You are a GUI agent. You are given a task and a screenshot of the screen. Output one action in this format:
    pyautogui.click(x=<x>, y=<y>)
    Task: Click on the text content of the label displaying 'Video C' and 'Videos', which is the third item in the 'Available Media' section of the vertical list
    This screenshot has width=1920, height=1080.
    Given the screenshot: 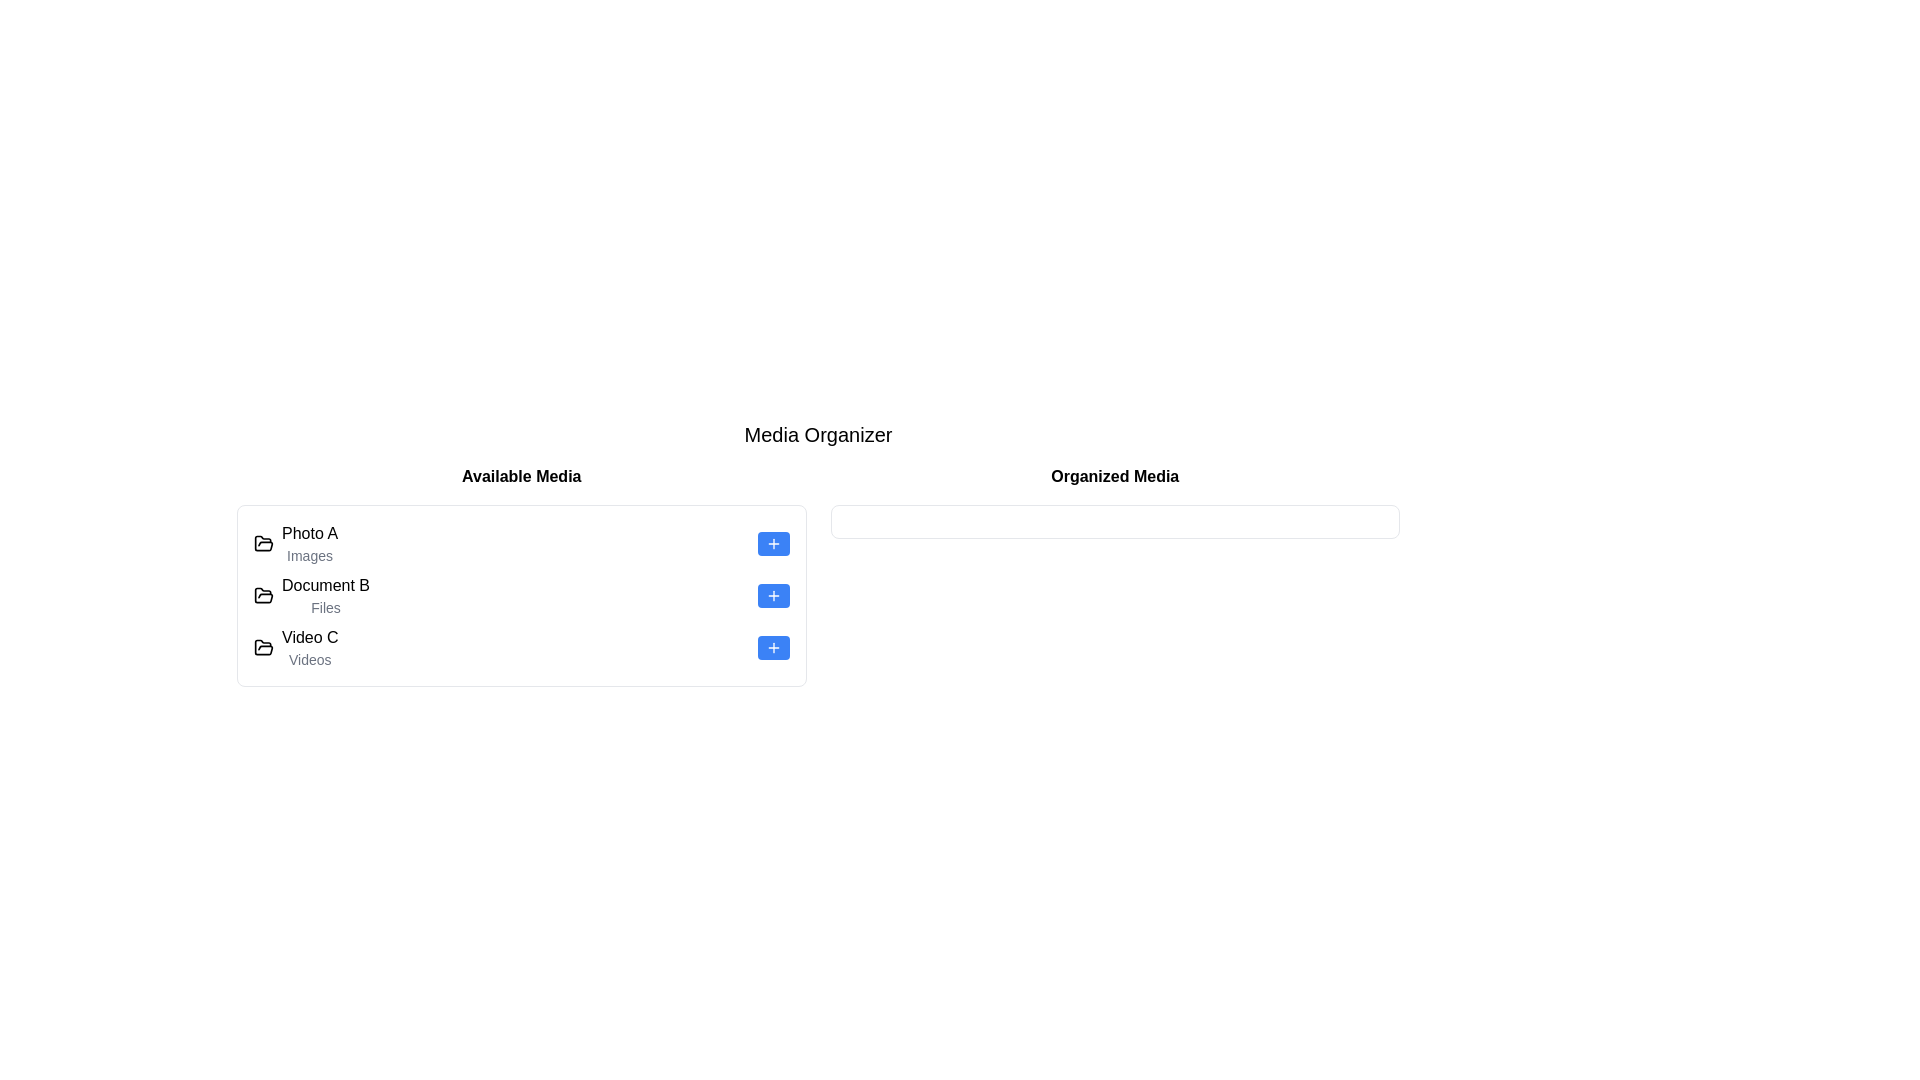 What is the action you would take?
    pyautogui.click(x=309, y=648)
    